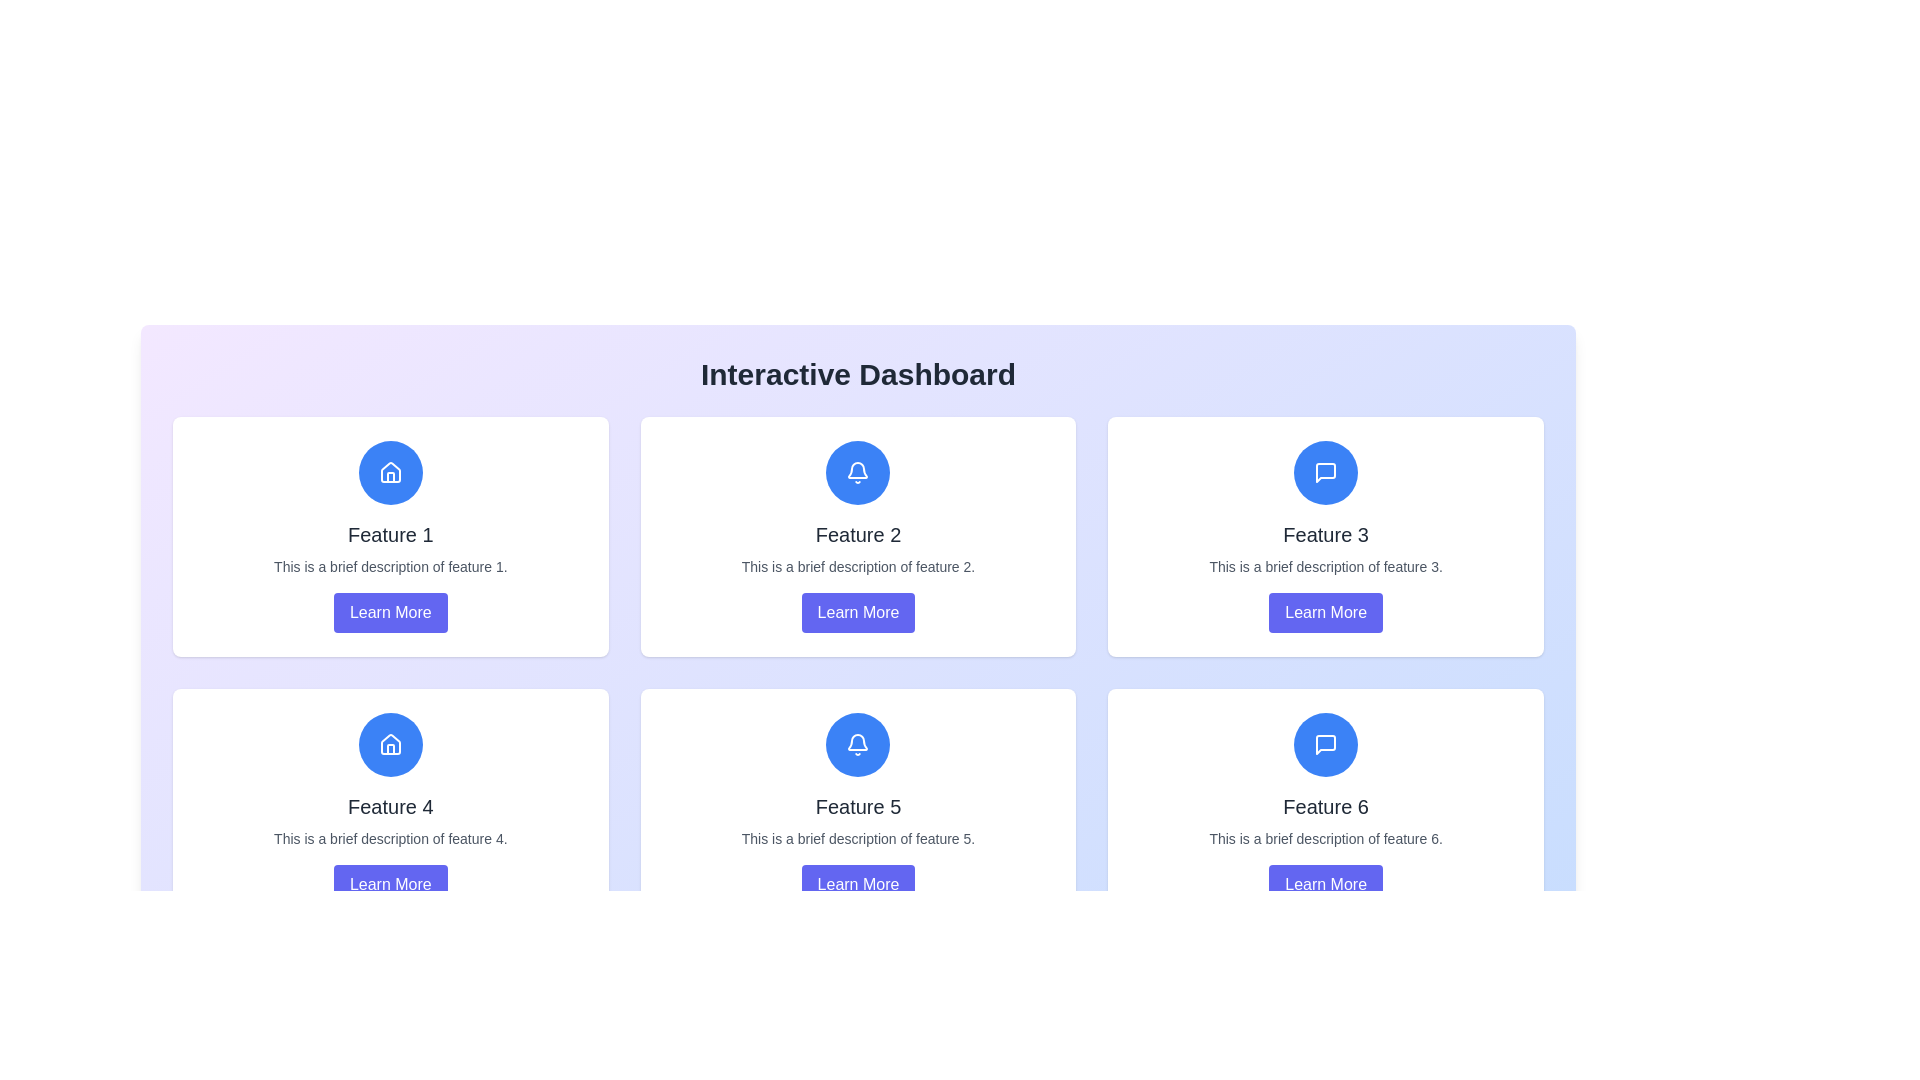 This screenshot has height=1080, width=1920. Describe the element at coordinates (1326, 534) in the screenshot. I see `the heading or label text that serves to label the feature described in the card, located below a circular icon and above the feature's description and 'Learn More' button` at that location.